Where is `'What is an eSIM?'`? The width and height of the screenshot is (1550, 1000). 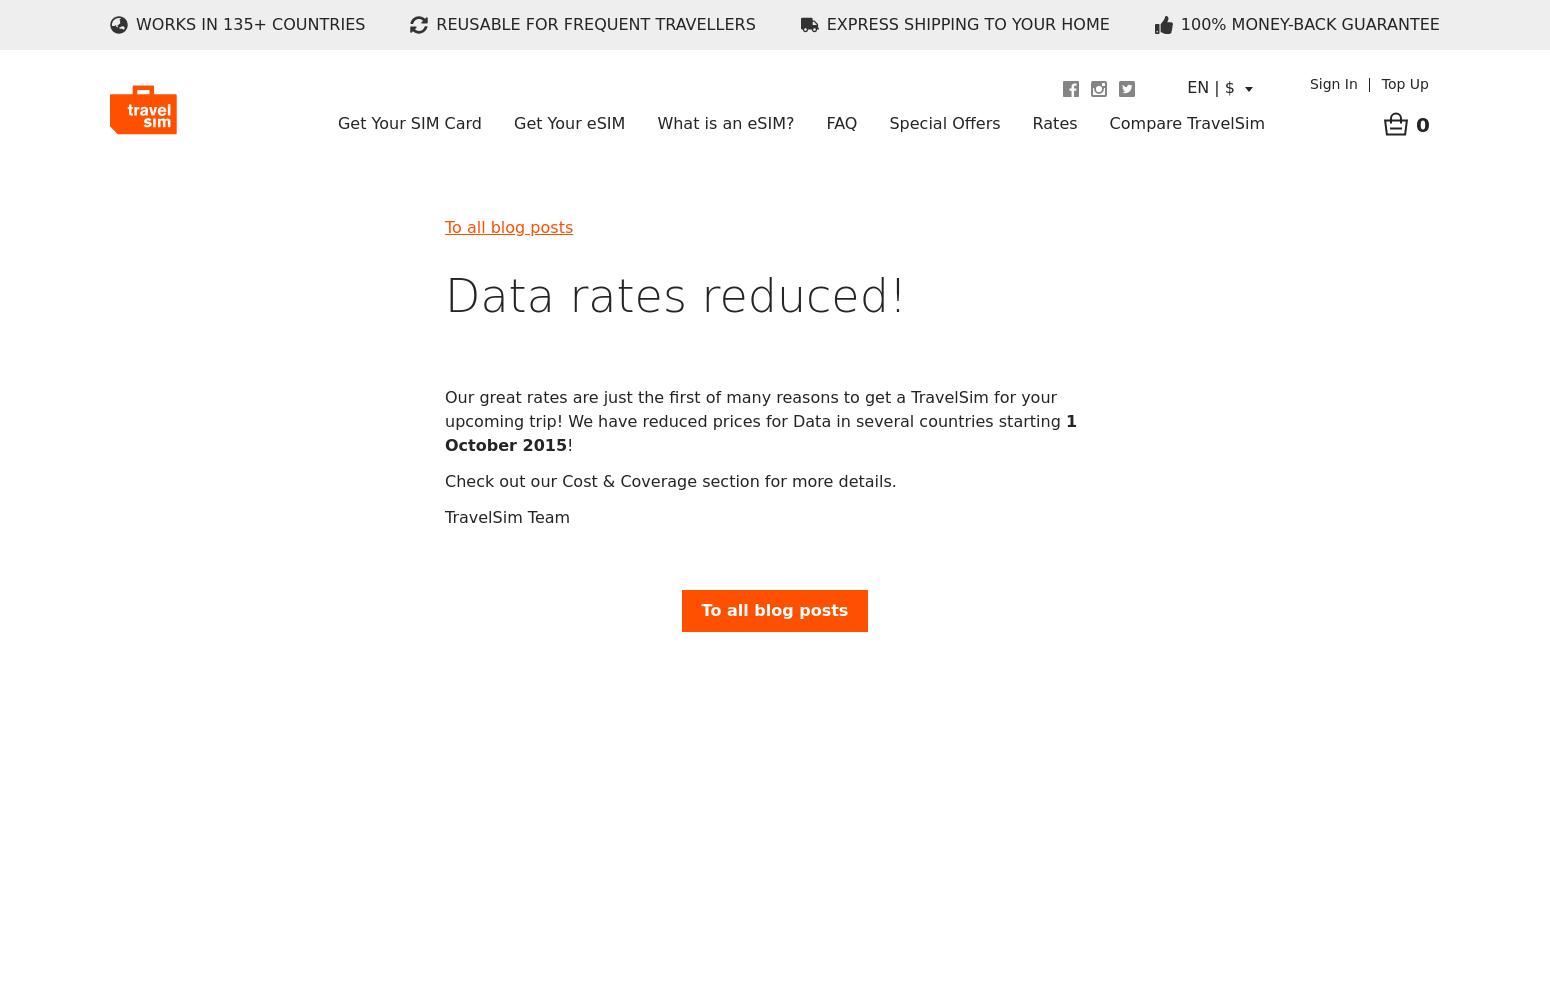
'What is an eSIM?' is located at coordinates (725, 122).